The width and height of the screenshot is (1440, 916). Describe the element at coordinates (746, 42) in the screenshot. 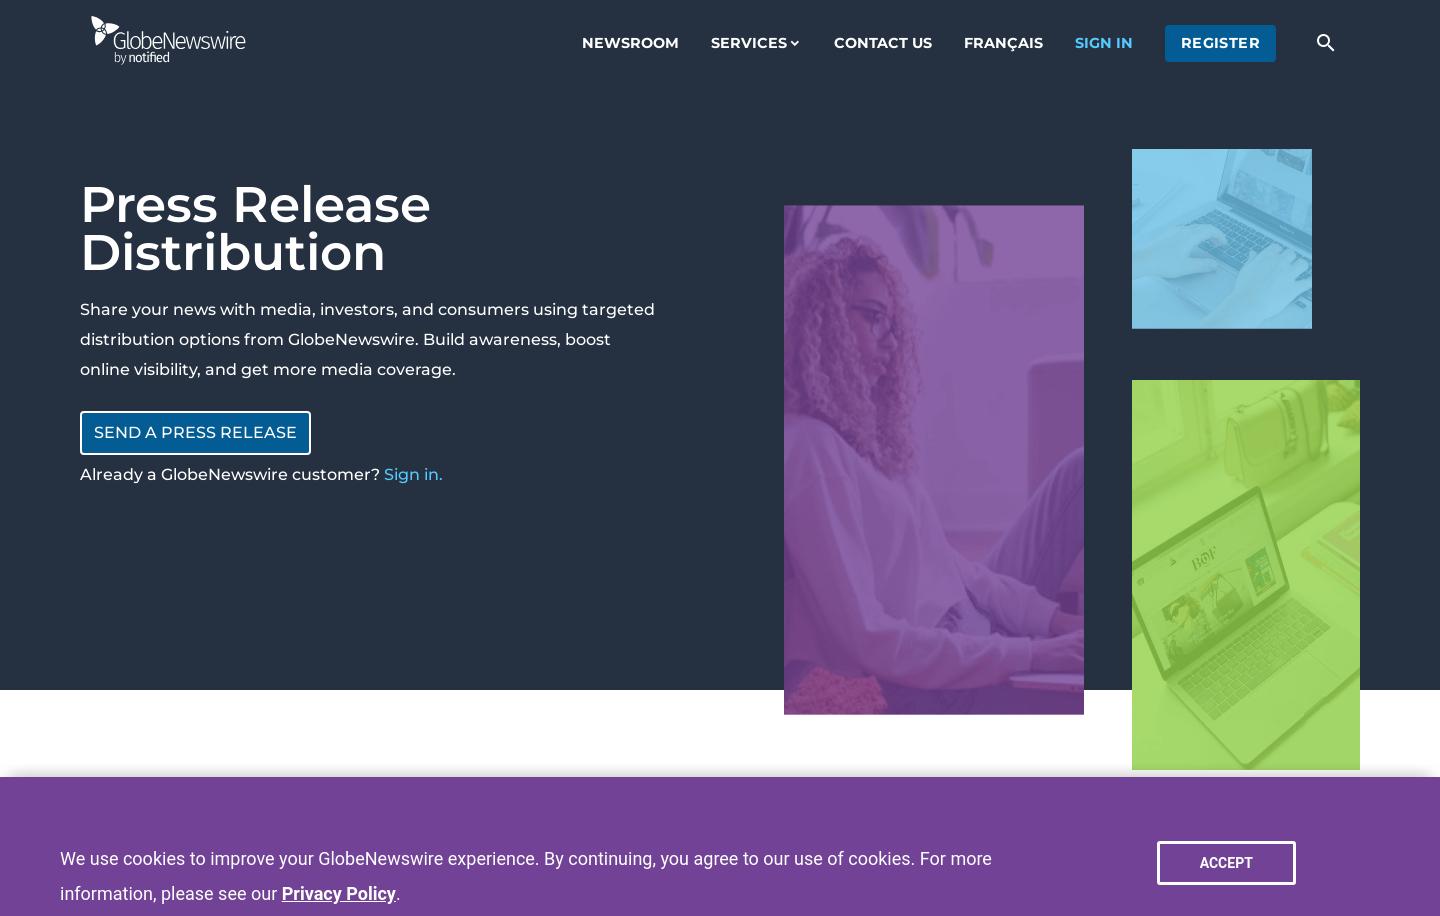

I see `'services'` at that location.